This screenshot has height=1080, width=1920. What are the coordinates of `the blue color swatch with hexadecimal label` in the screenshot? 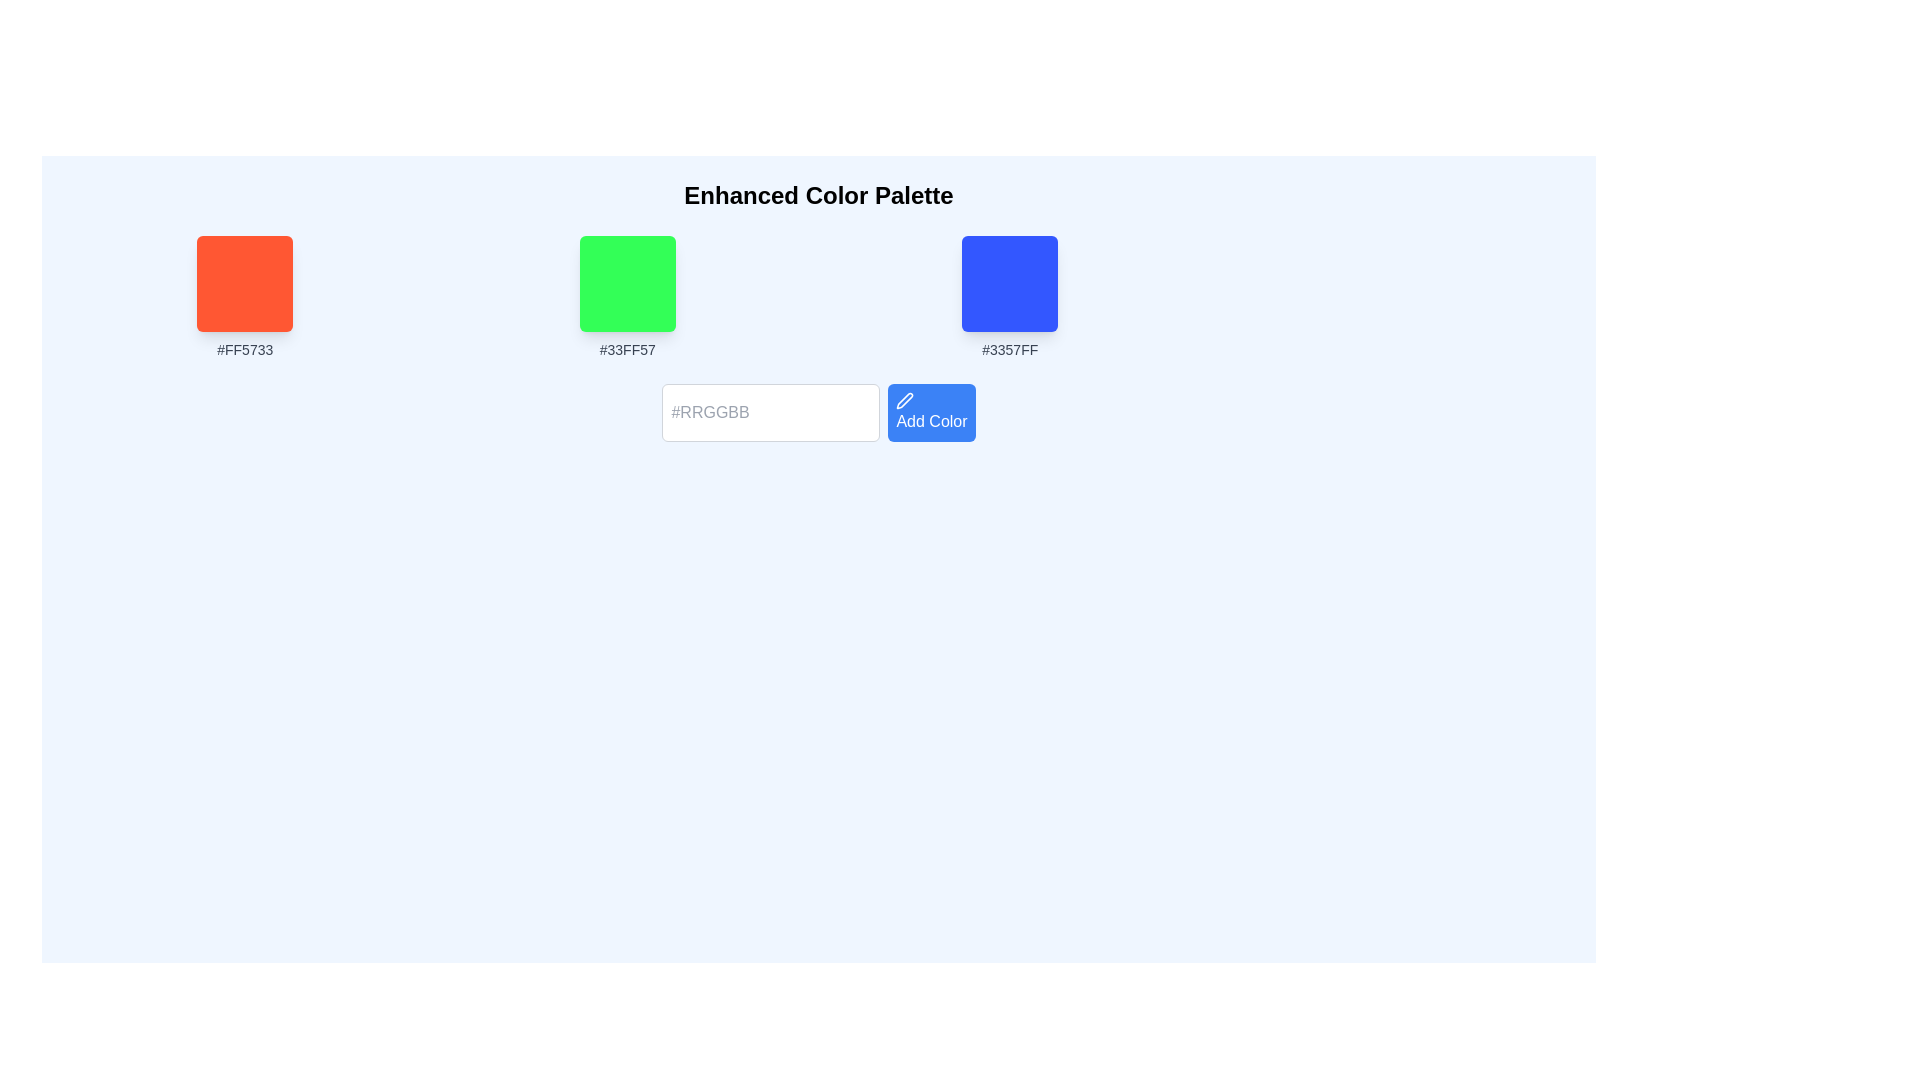 It's located at (1010, 297).